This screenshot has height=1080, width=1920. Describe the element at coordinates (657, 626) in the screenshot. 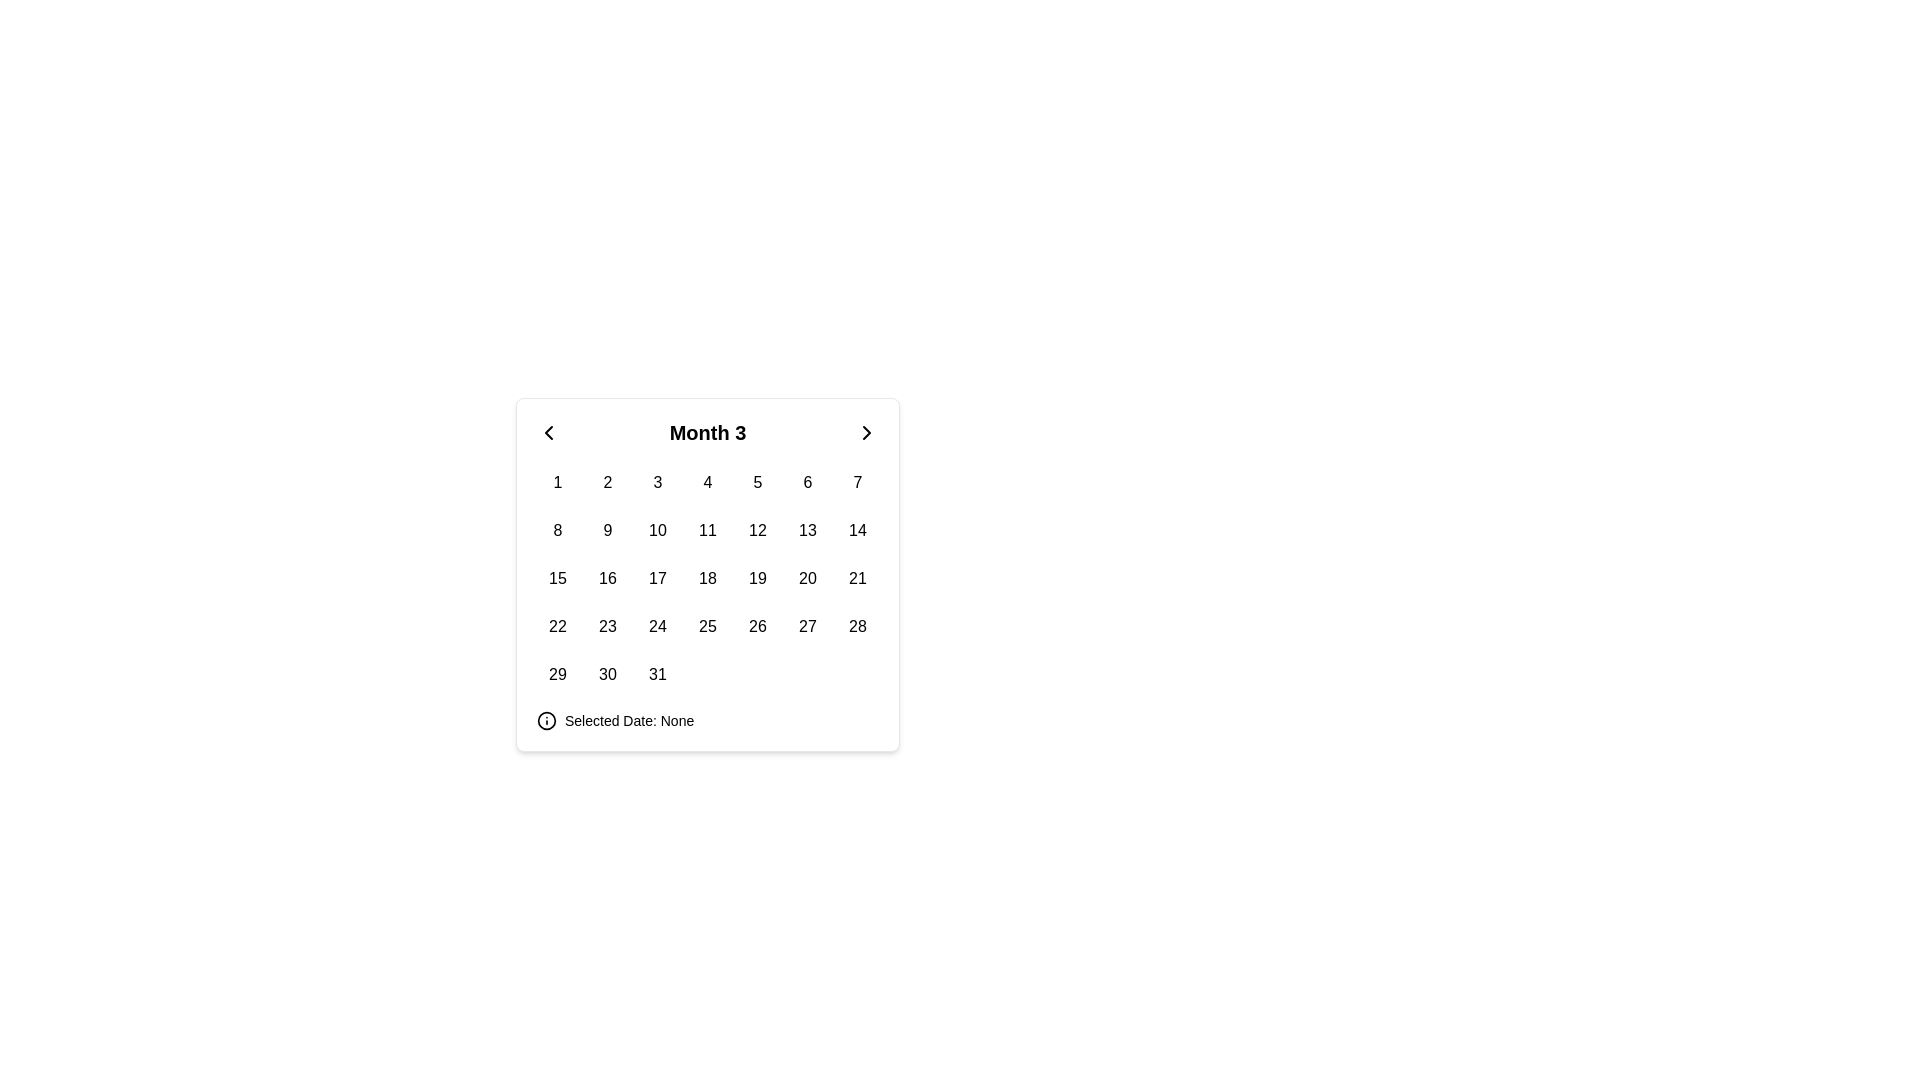

I see `the button representing the day '24' in the calendar interface` at that location.